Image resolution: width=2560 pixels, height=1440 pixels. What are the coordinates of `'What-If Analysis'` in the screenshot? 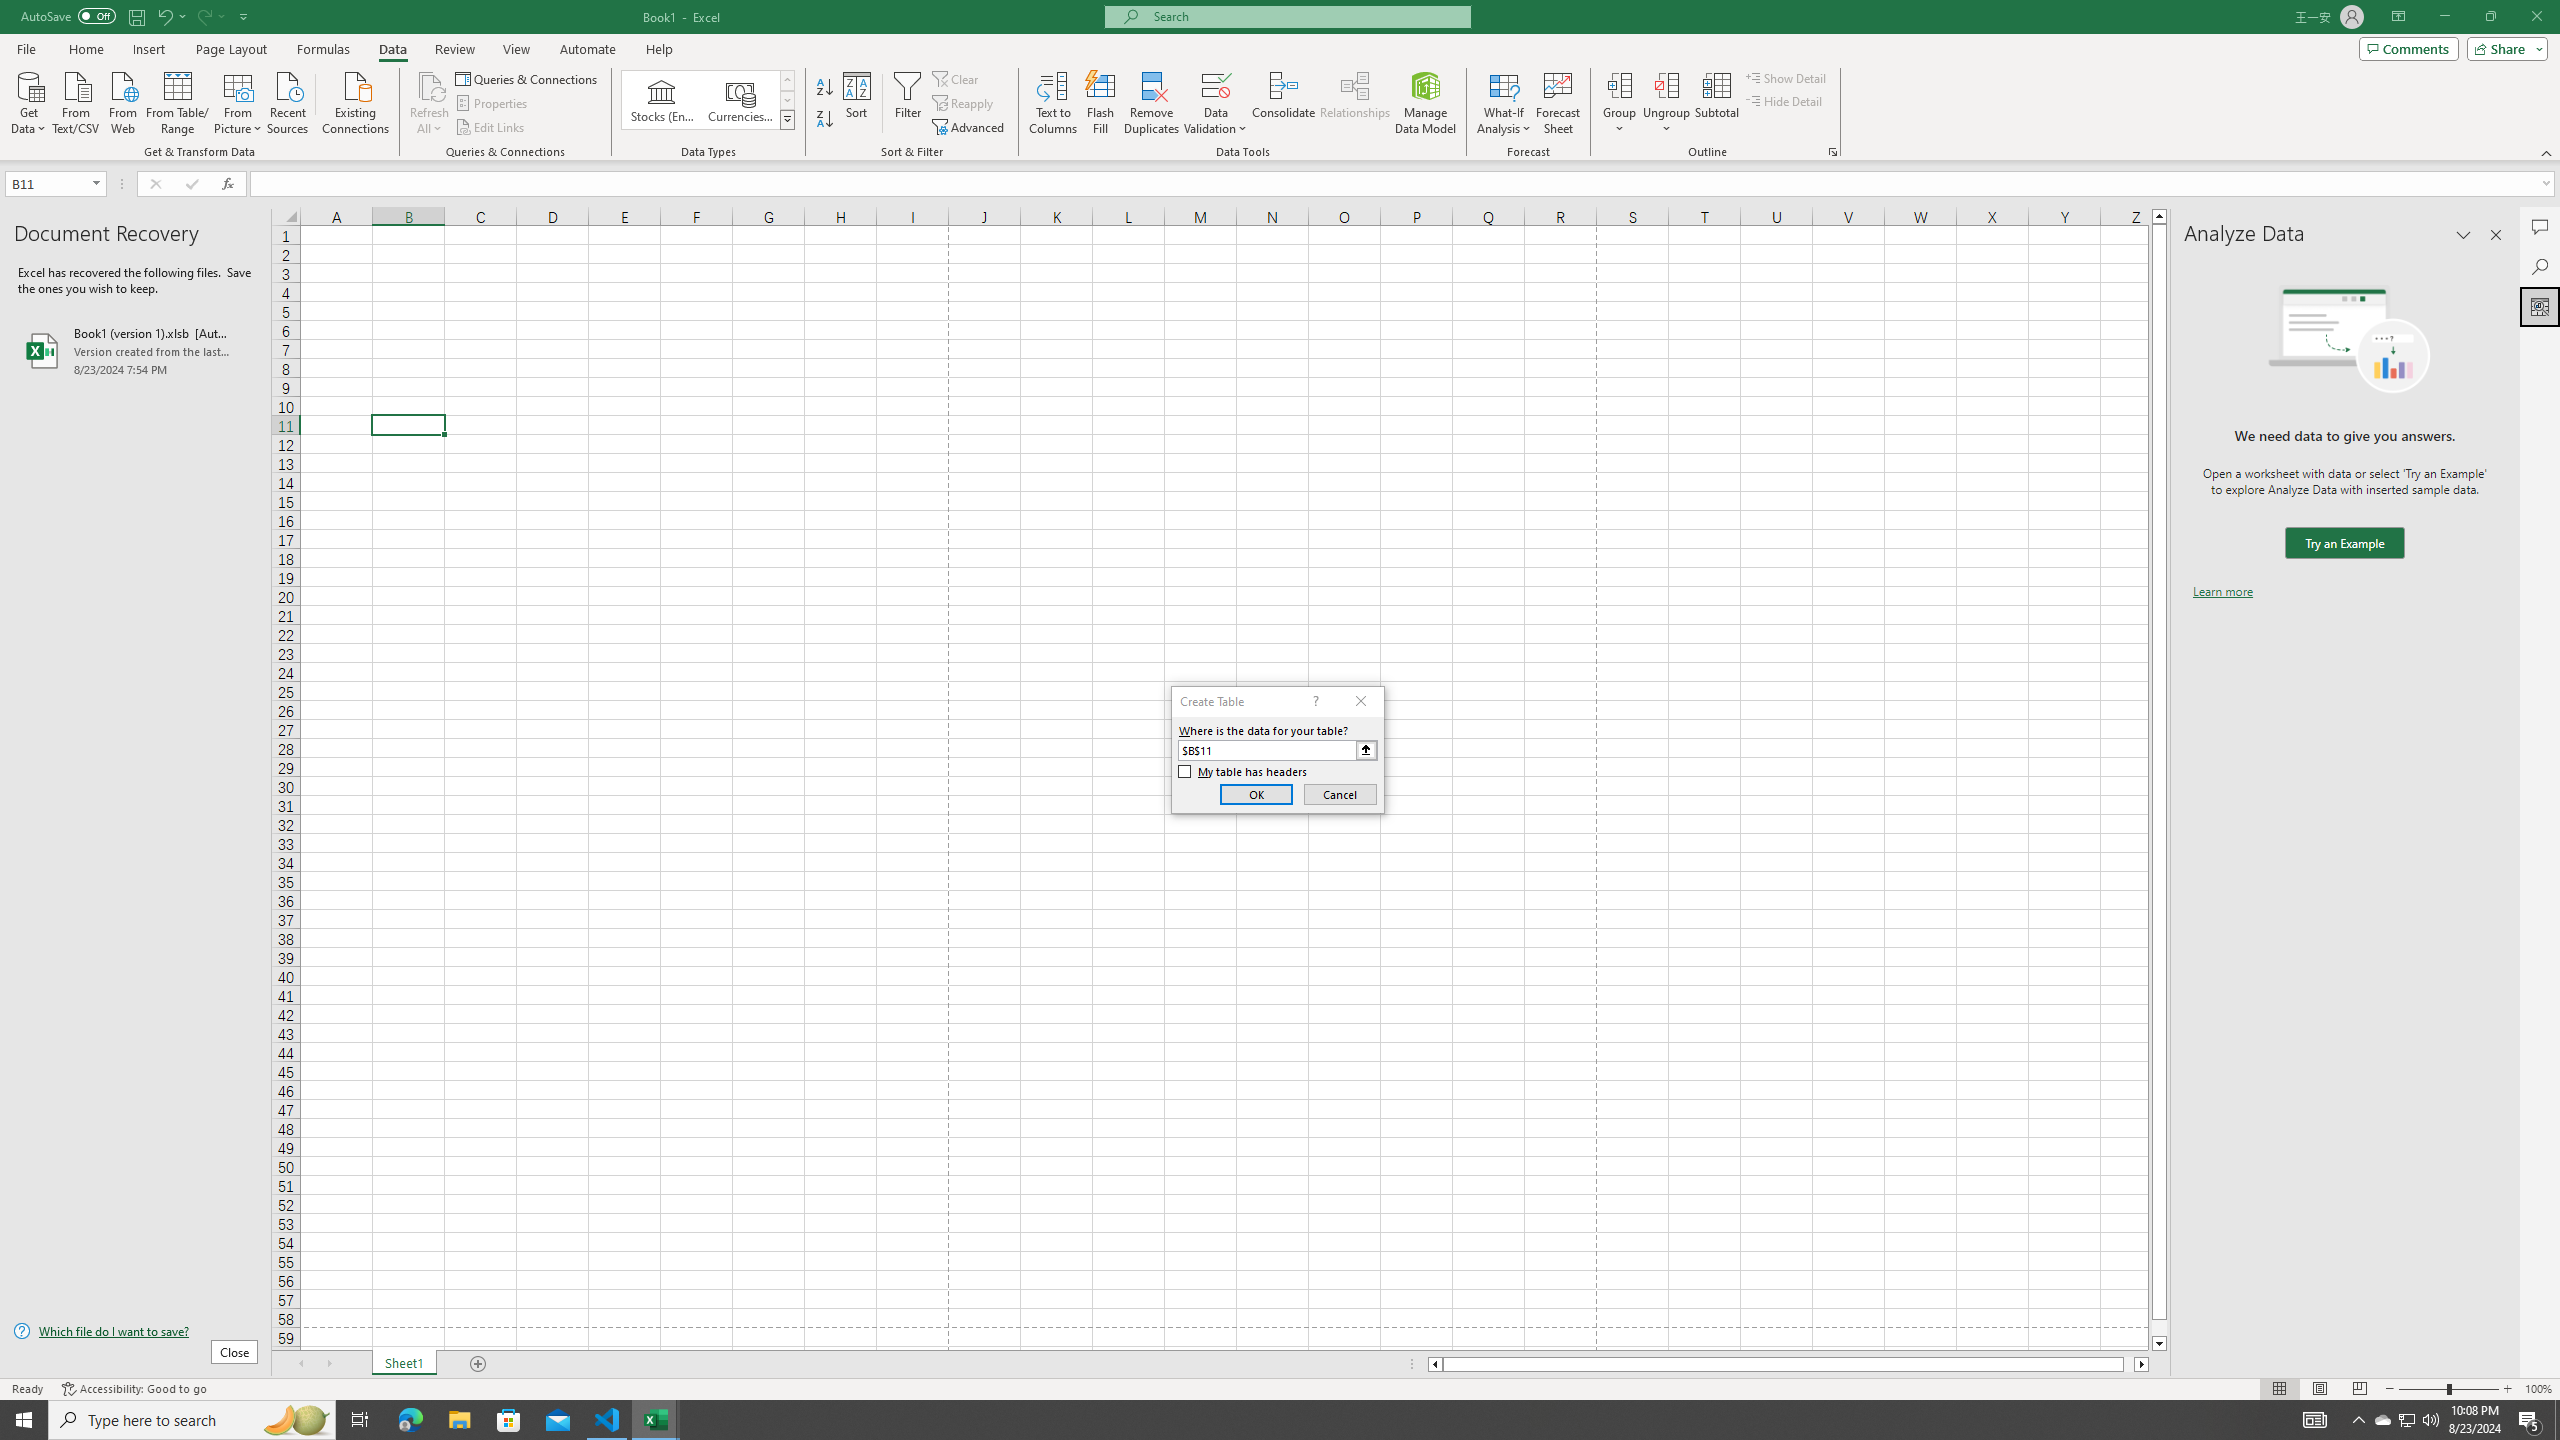 It's located at (1504, 103).